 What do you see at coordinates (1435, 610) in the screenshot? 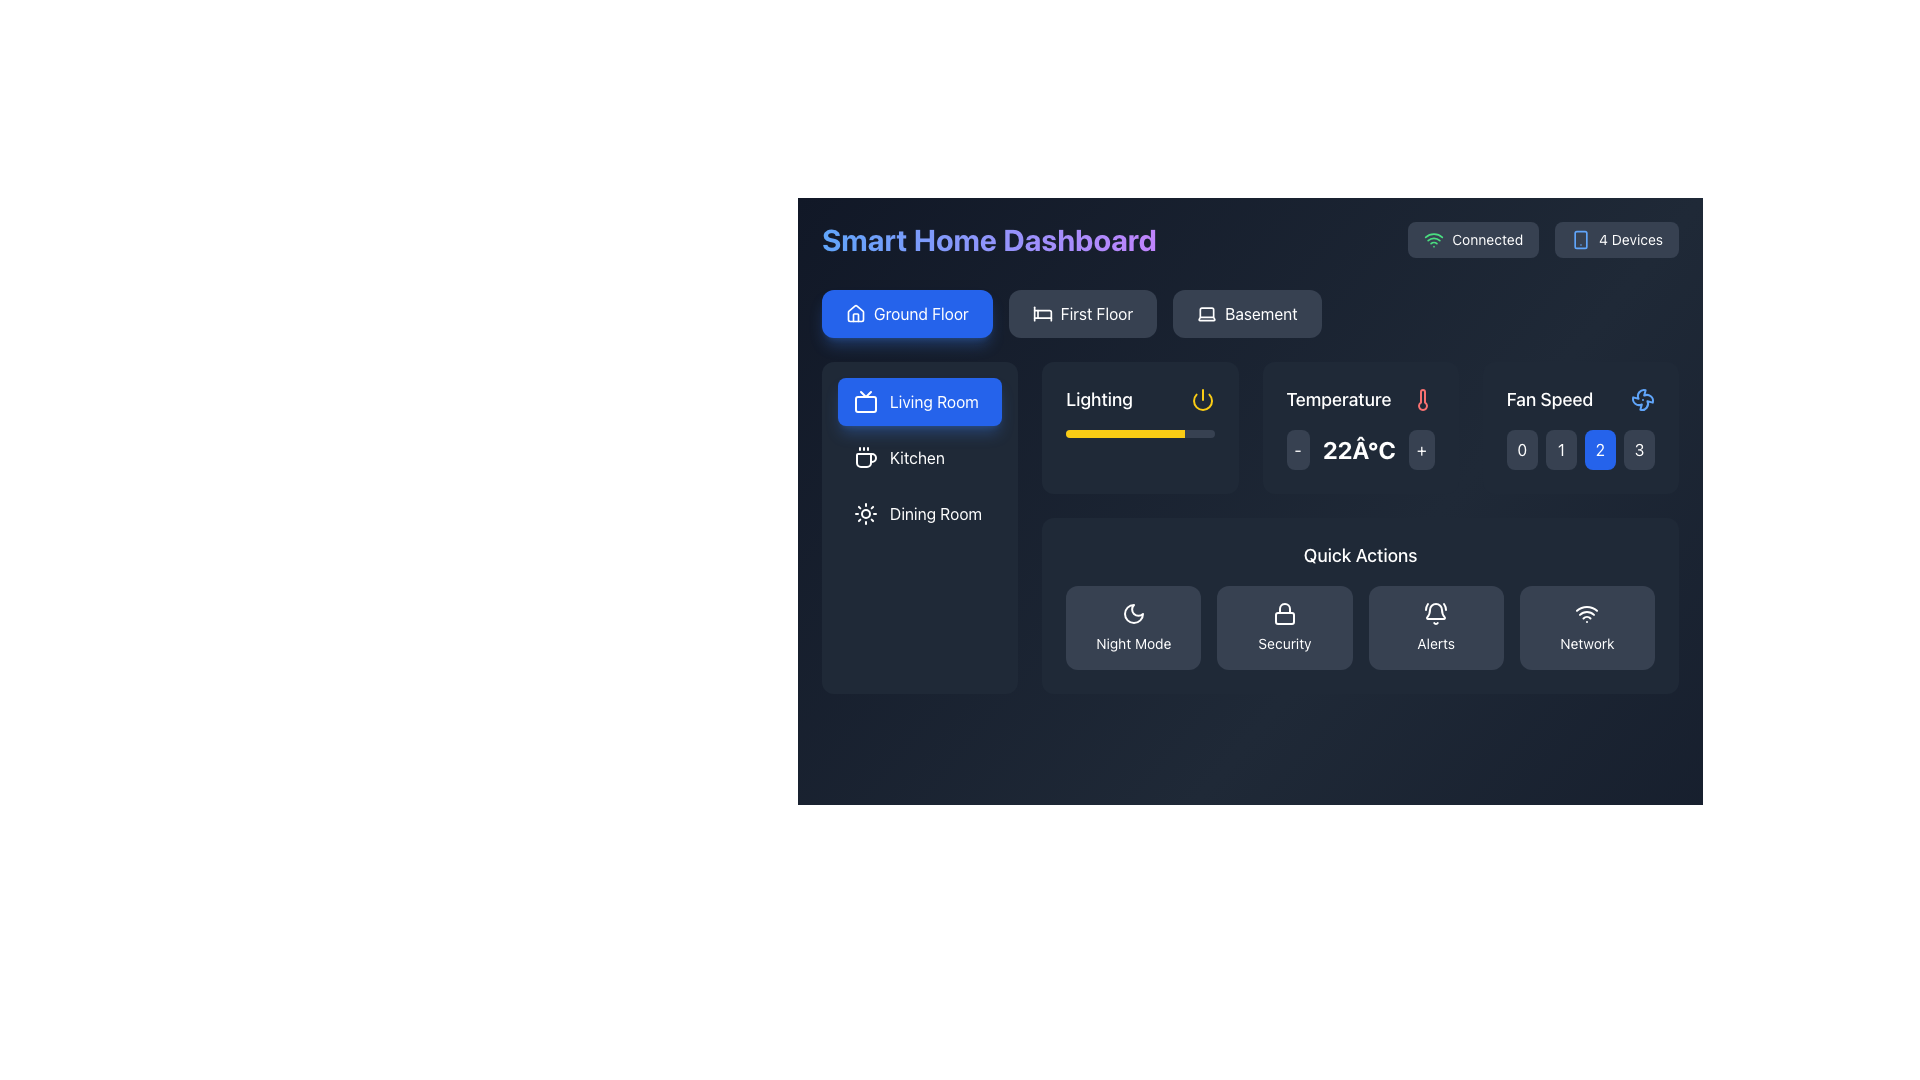
I see `the alarm bell icon located in the 'Alerts' quick action button, which is the second from the right in the bottom row of the dashboard` at bounding box center [1435, 610].